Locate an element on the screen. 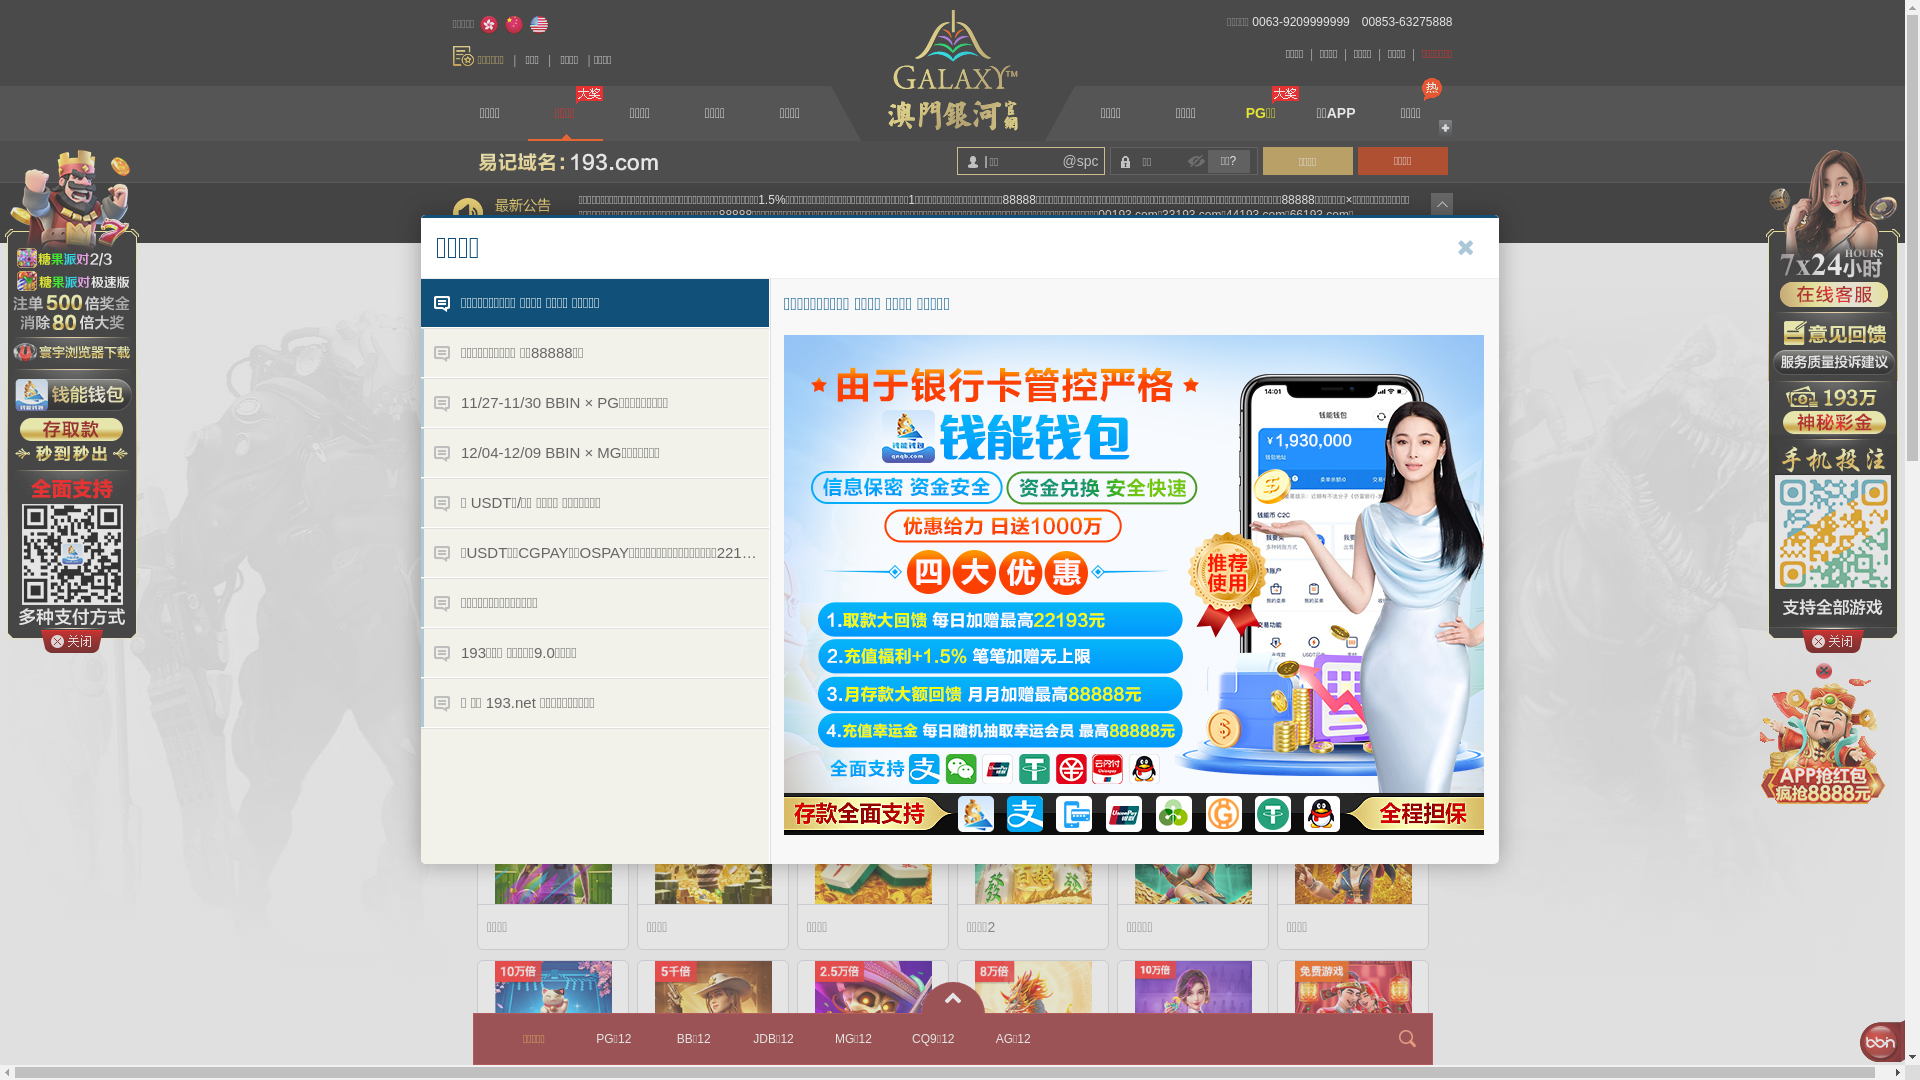 The width and height of the screenshot is (1920, 1080). 'English' is located at coordinates (538, 24).